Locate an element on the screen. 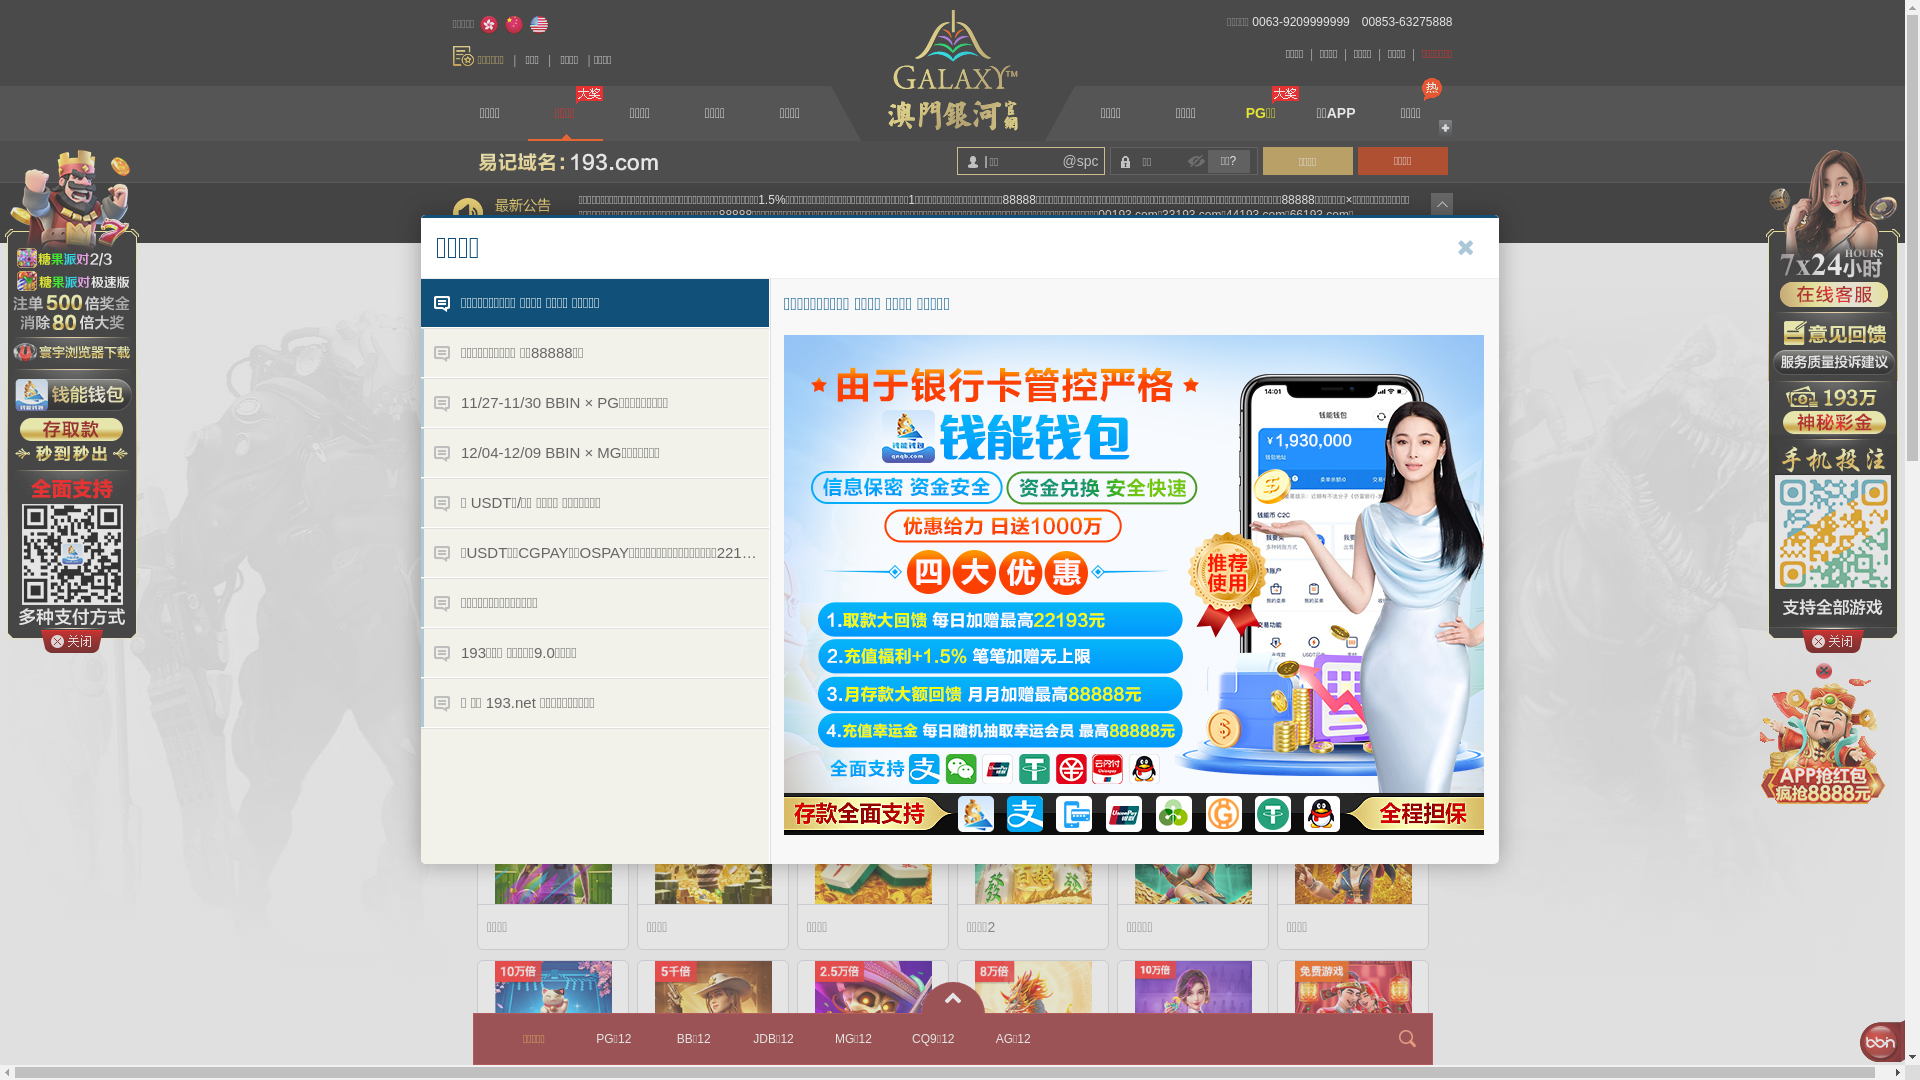 The width and height of the screenshot is (1920, 1080). 'English' is located at coordinates (538, 24).